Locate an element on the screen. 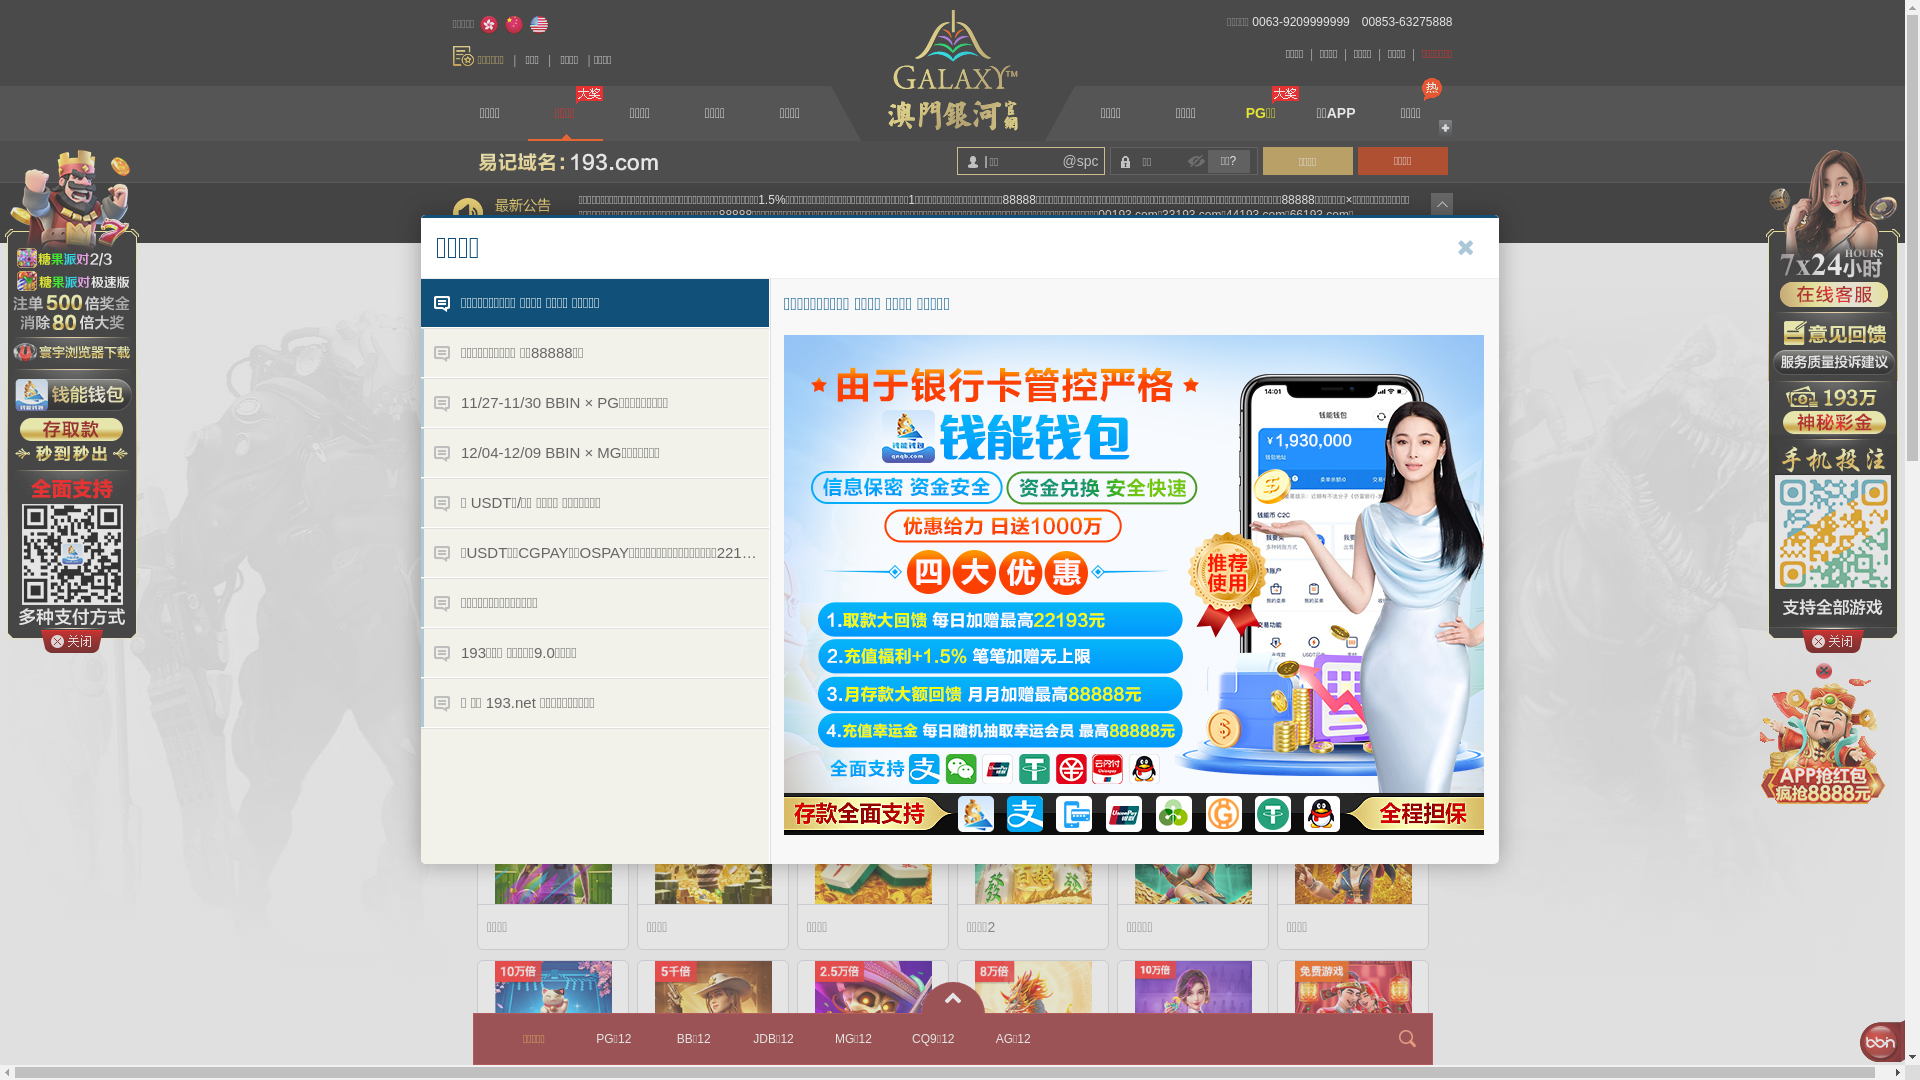 The width and height of the screenshot is (1920, 1080). 'English' is located at coordinates (538, 24).